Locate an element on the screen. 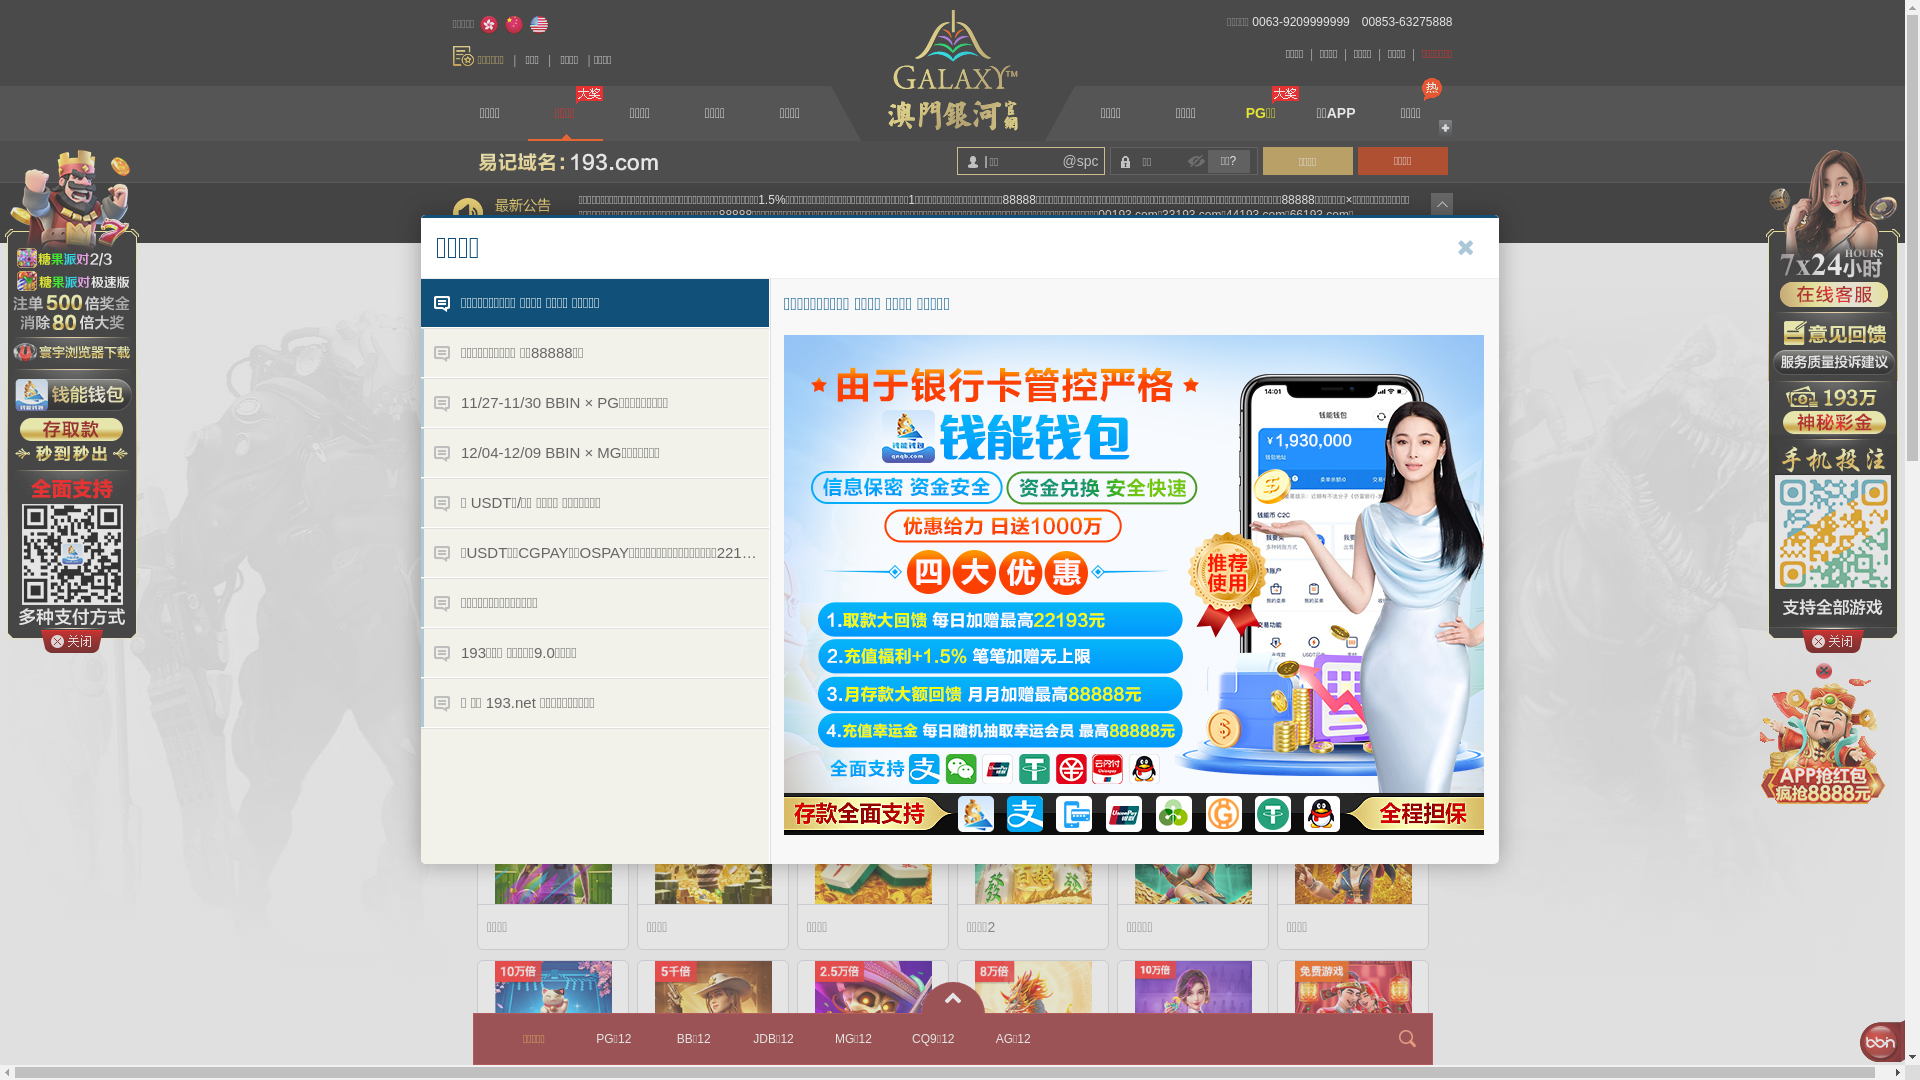 The width and height of the screenshot is (1920, 1080). 'English' is located at coordinates (538, 24).